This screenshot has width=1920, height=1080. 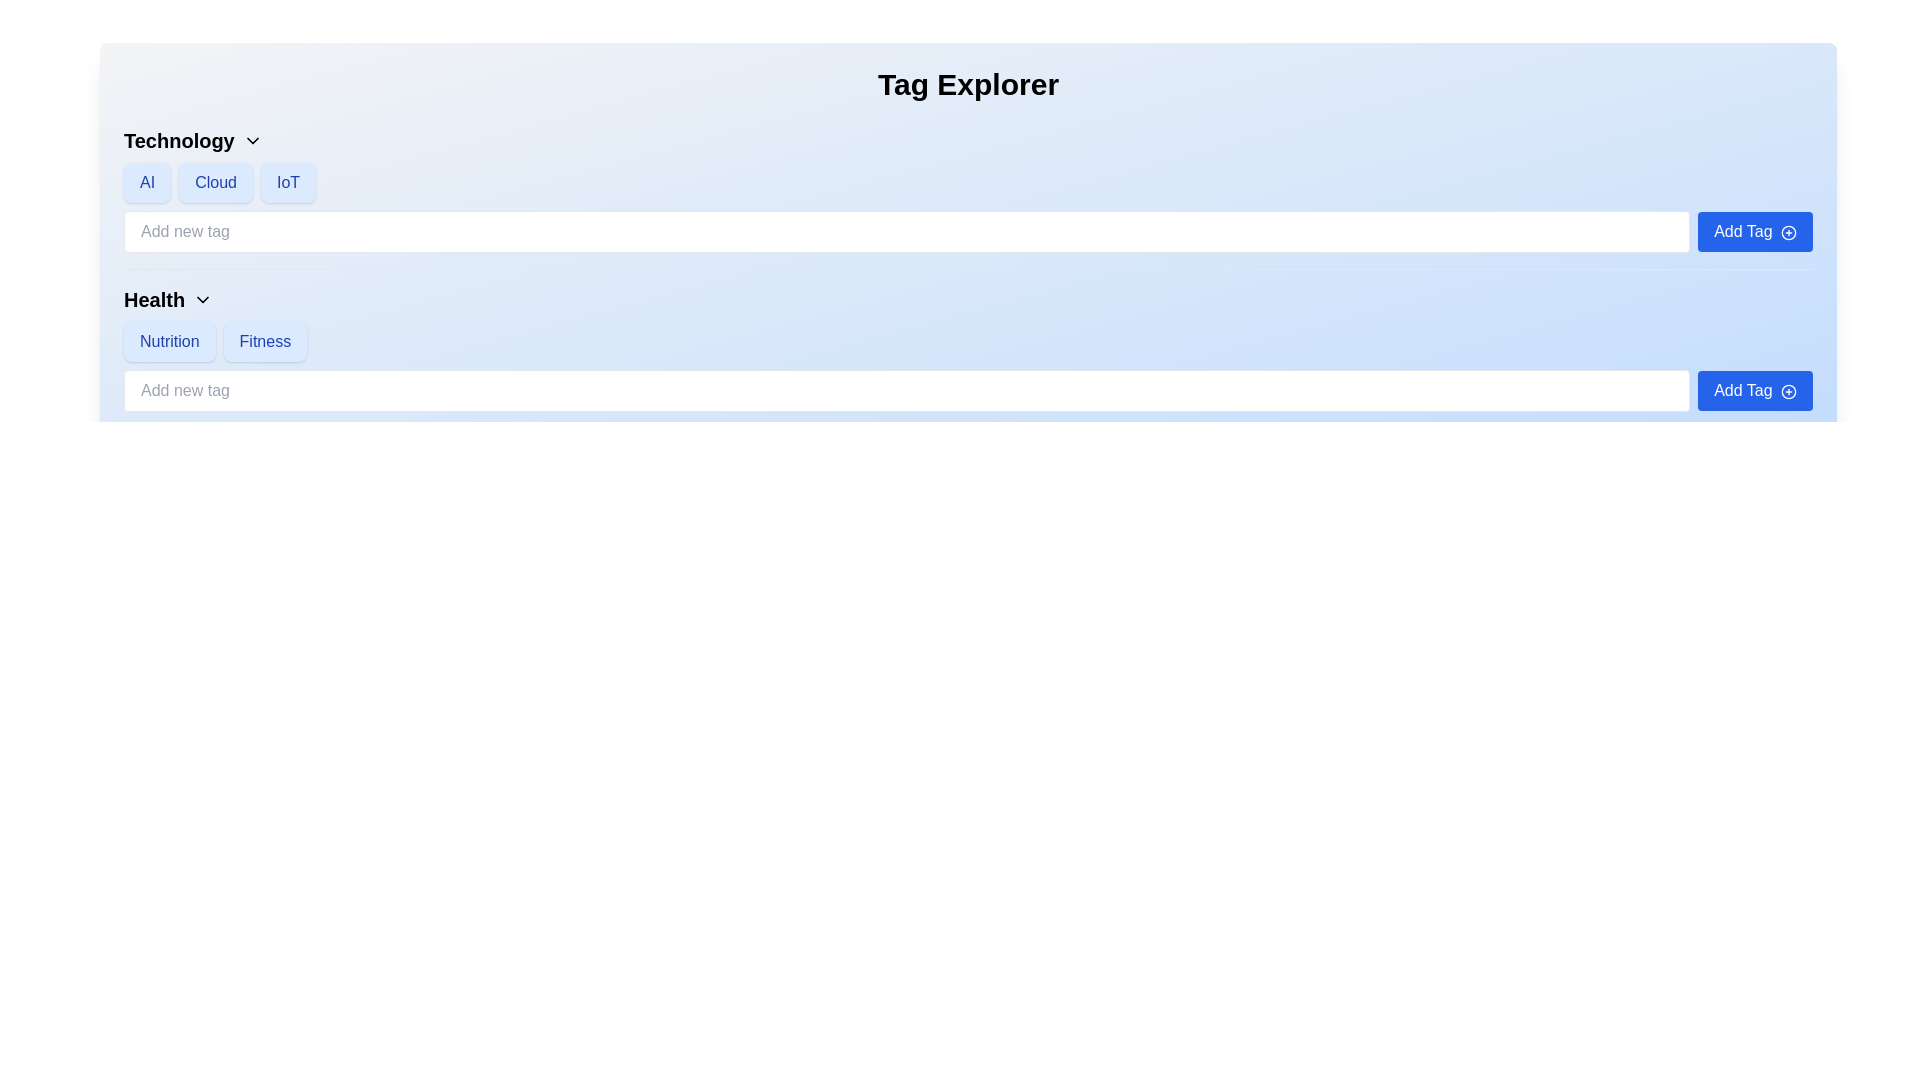 What do you see at coordinates (1754, 390) in the screenshot?
I see `the blue rounded button labeled 'Add Tag' with a plus sign icon` at bounding box center [1754, 390].